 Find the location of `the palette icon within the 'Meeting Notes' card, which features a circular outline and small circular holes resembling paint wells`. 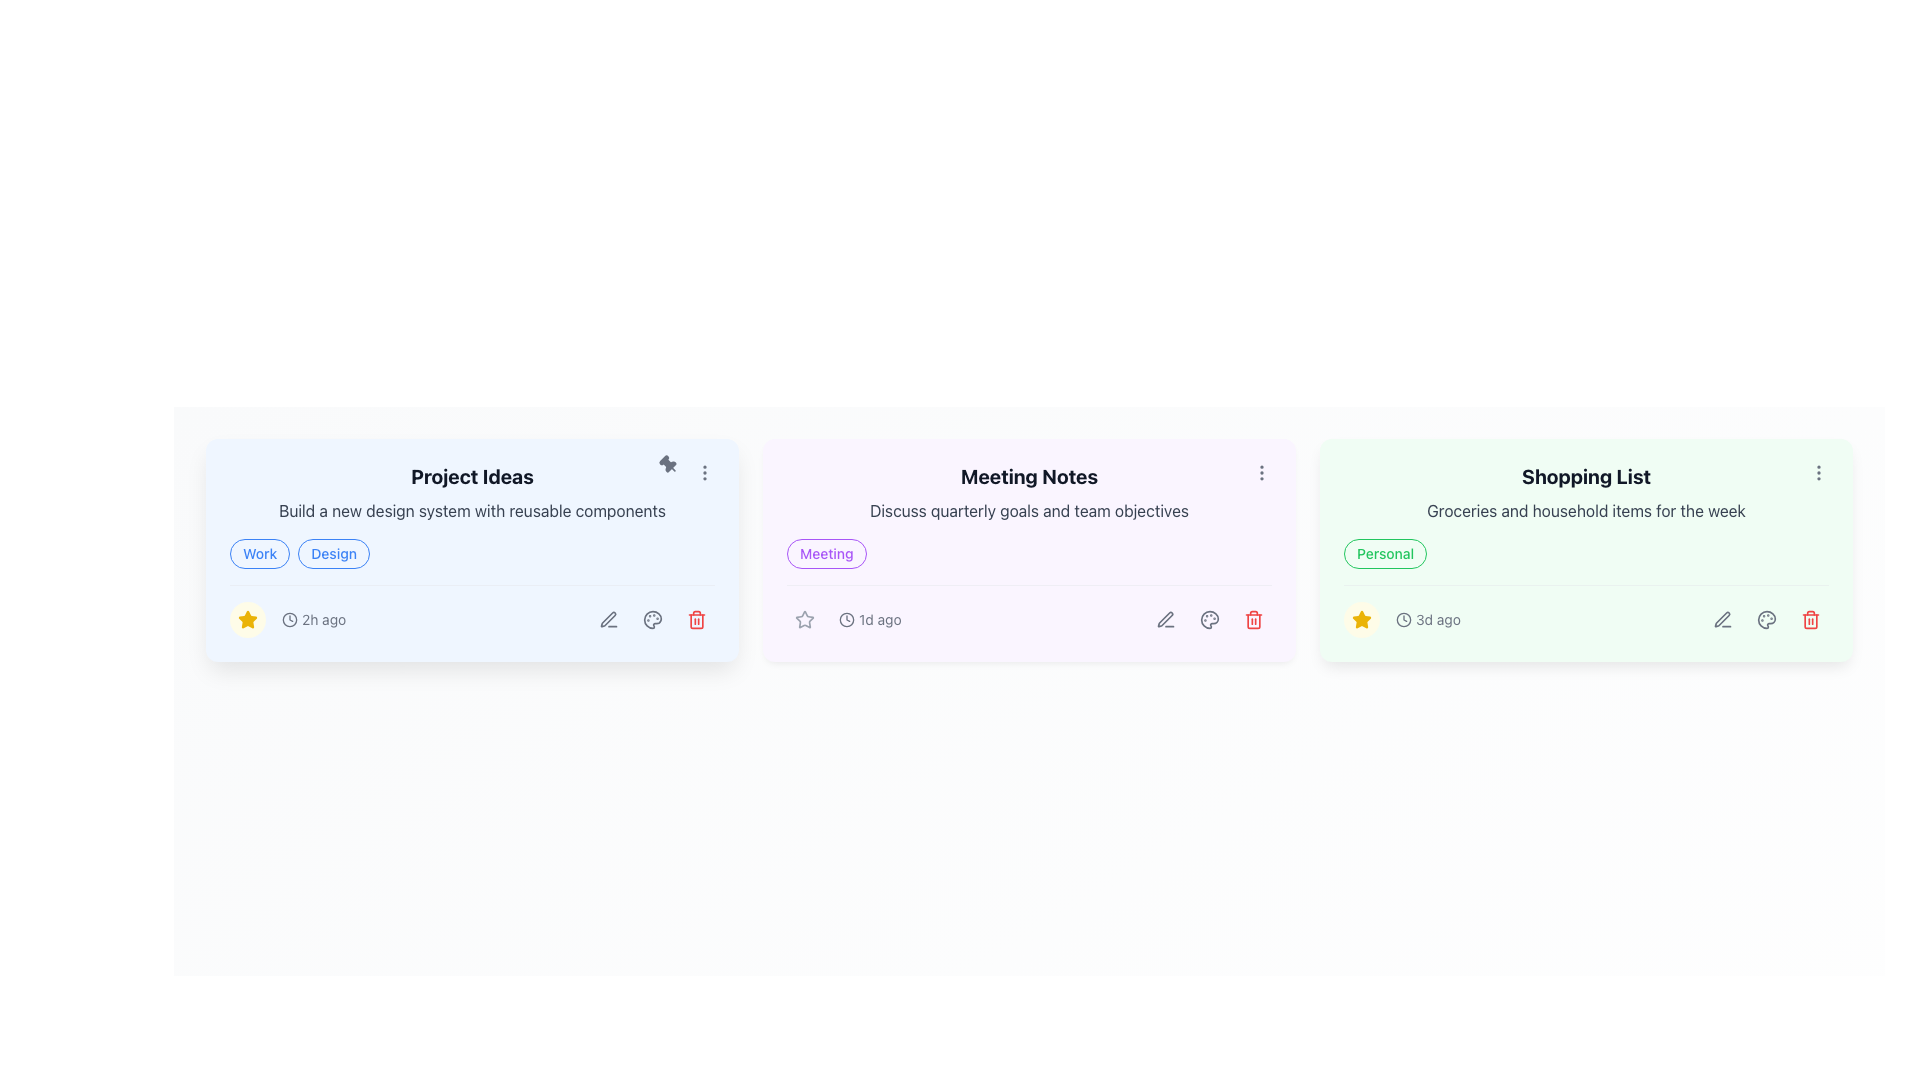

the palette icon within the 'Meeting Notes' card, which features a circular outline and small circular holes resembling paint wells is located at coordinates (1208, 619).